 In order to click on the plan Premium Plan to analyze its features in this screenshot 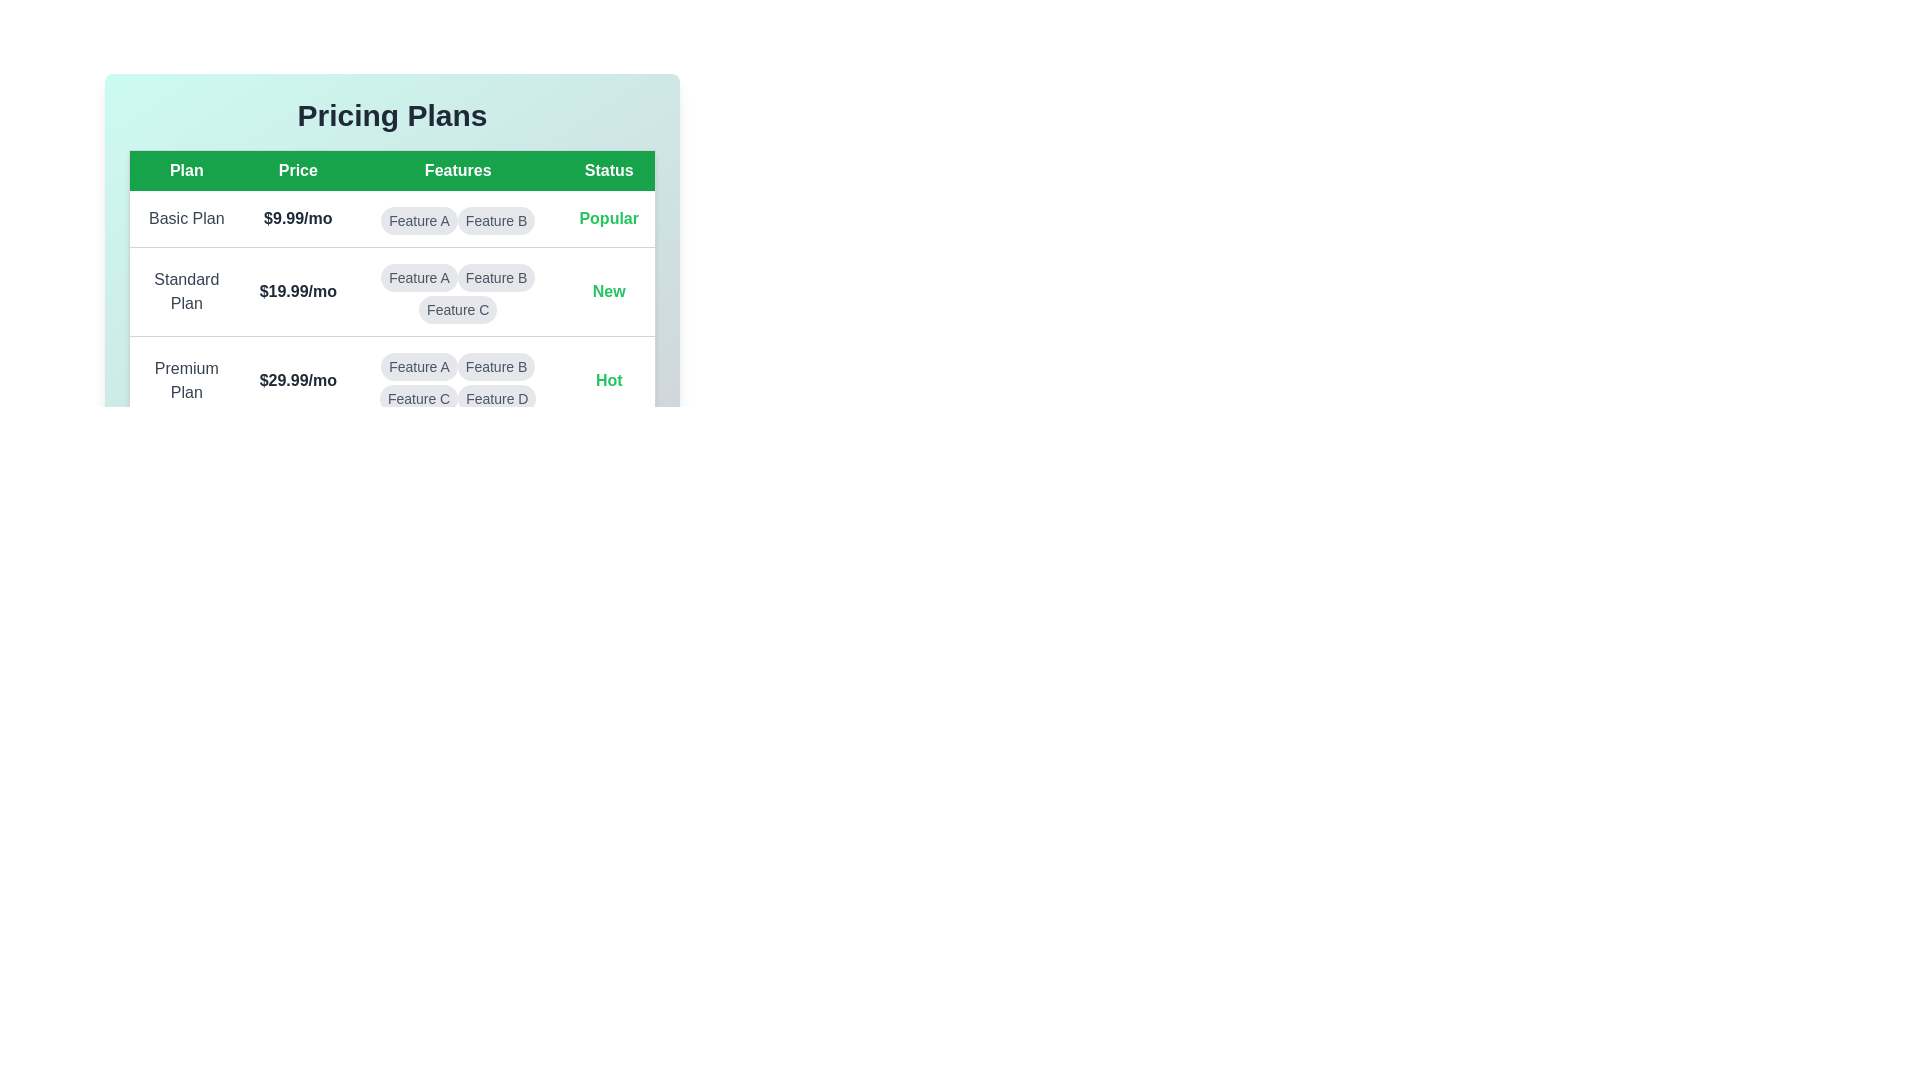, I will do `click(186, 381)`.